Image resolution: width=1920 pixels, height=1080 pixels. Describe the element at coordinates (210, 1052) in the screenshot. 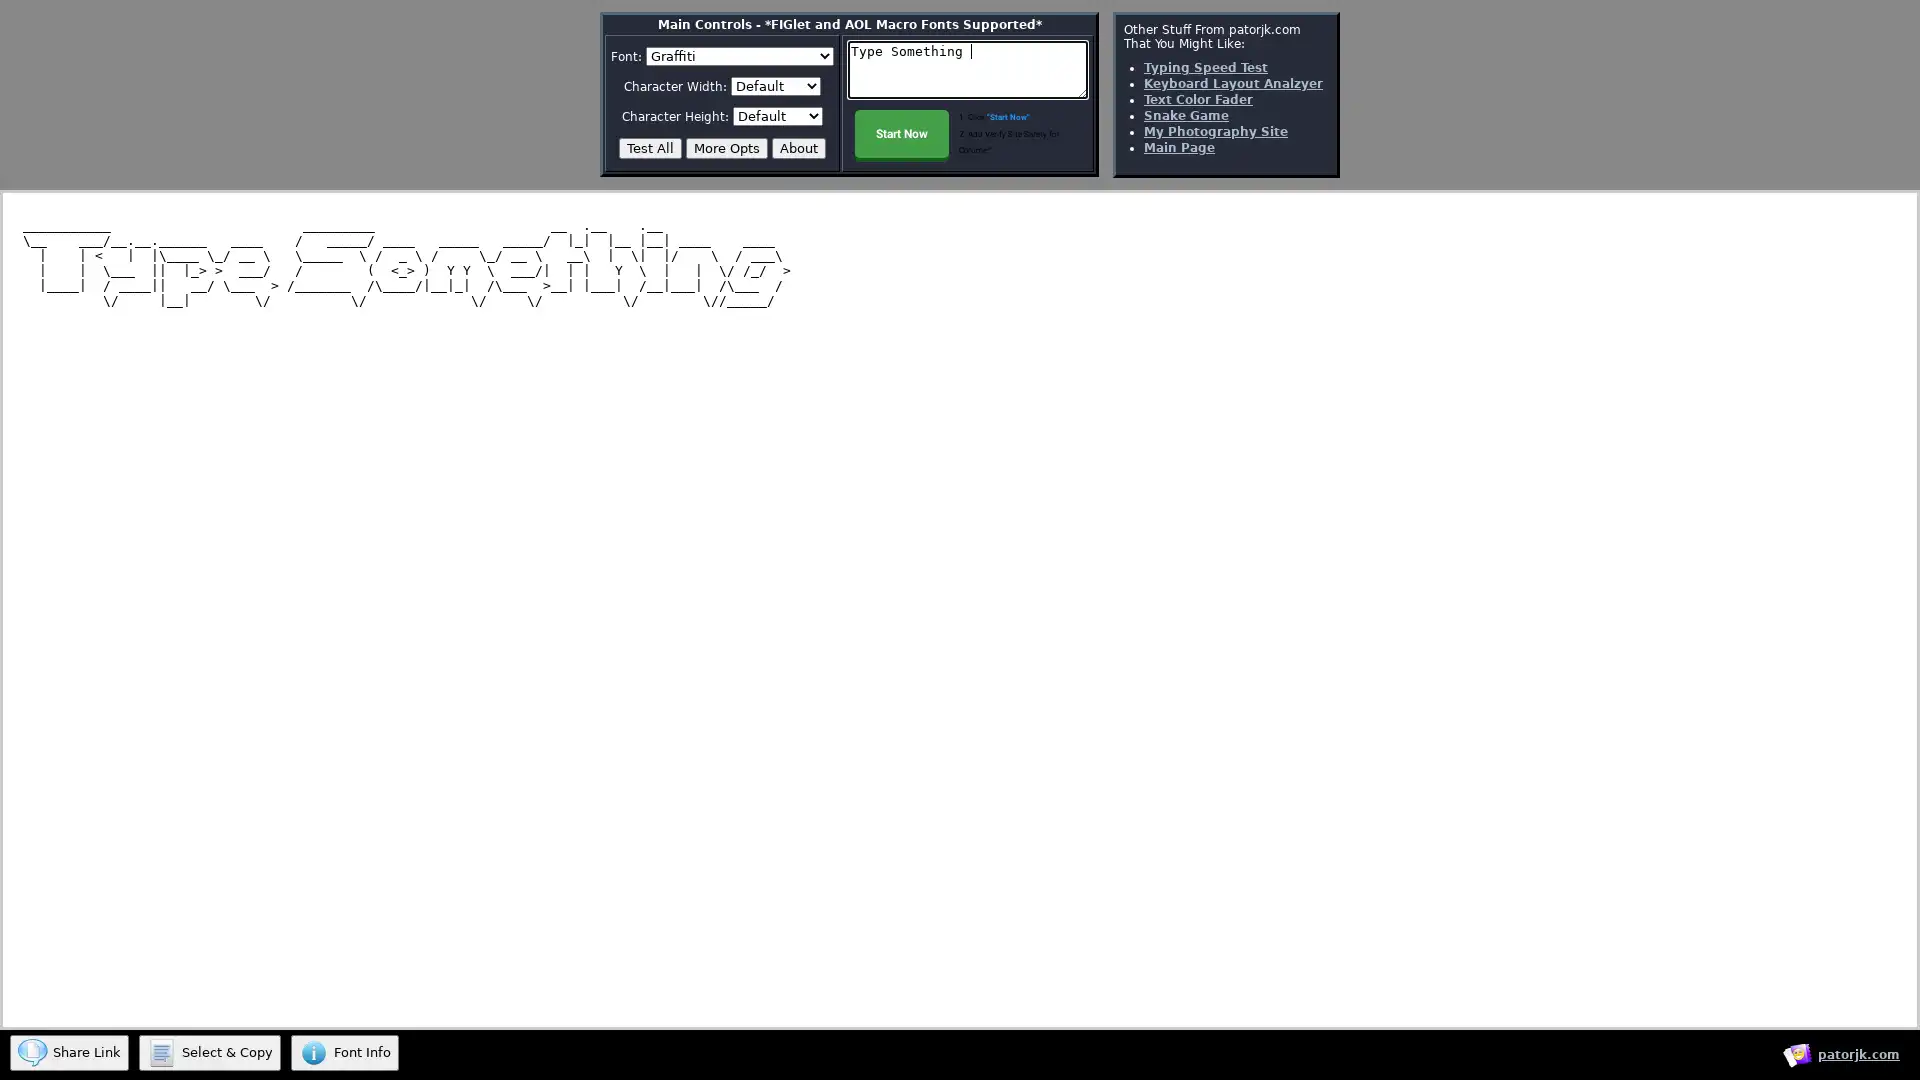

I see `Select & Copy` at that location.